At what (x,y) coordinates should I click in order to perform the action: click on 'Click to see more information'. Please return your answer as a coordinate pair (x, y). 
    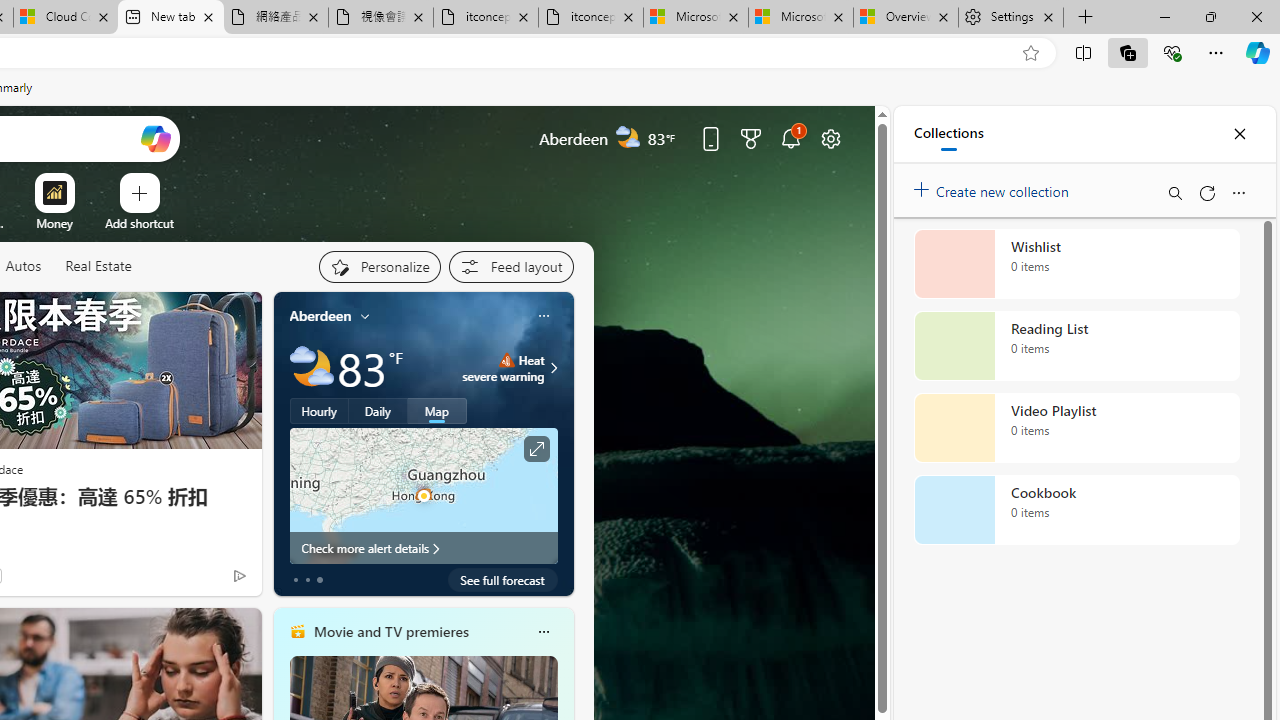
    Looking at the image, I should click on (536, 448).